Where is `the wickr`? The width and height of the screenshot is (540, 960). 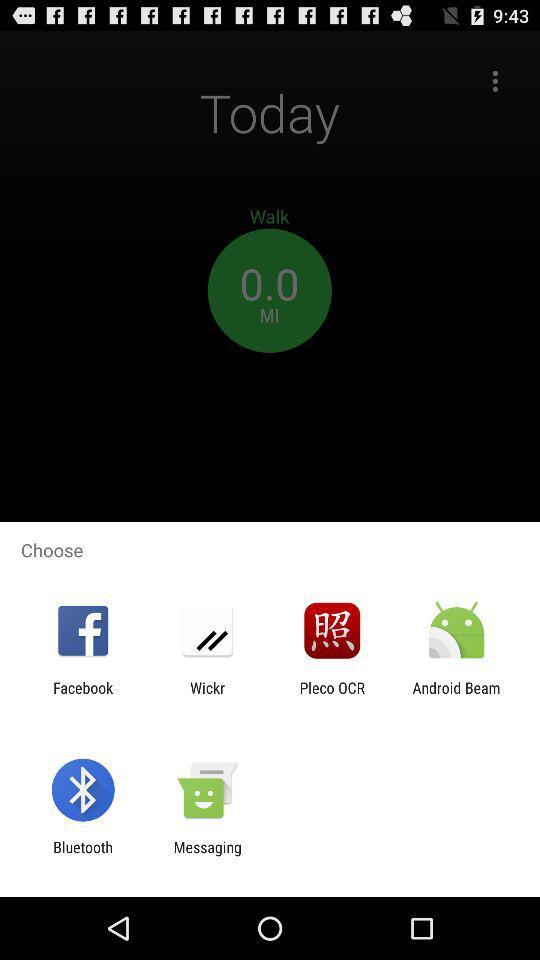 the wickr is located at coordinates (206, 696).